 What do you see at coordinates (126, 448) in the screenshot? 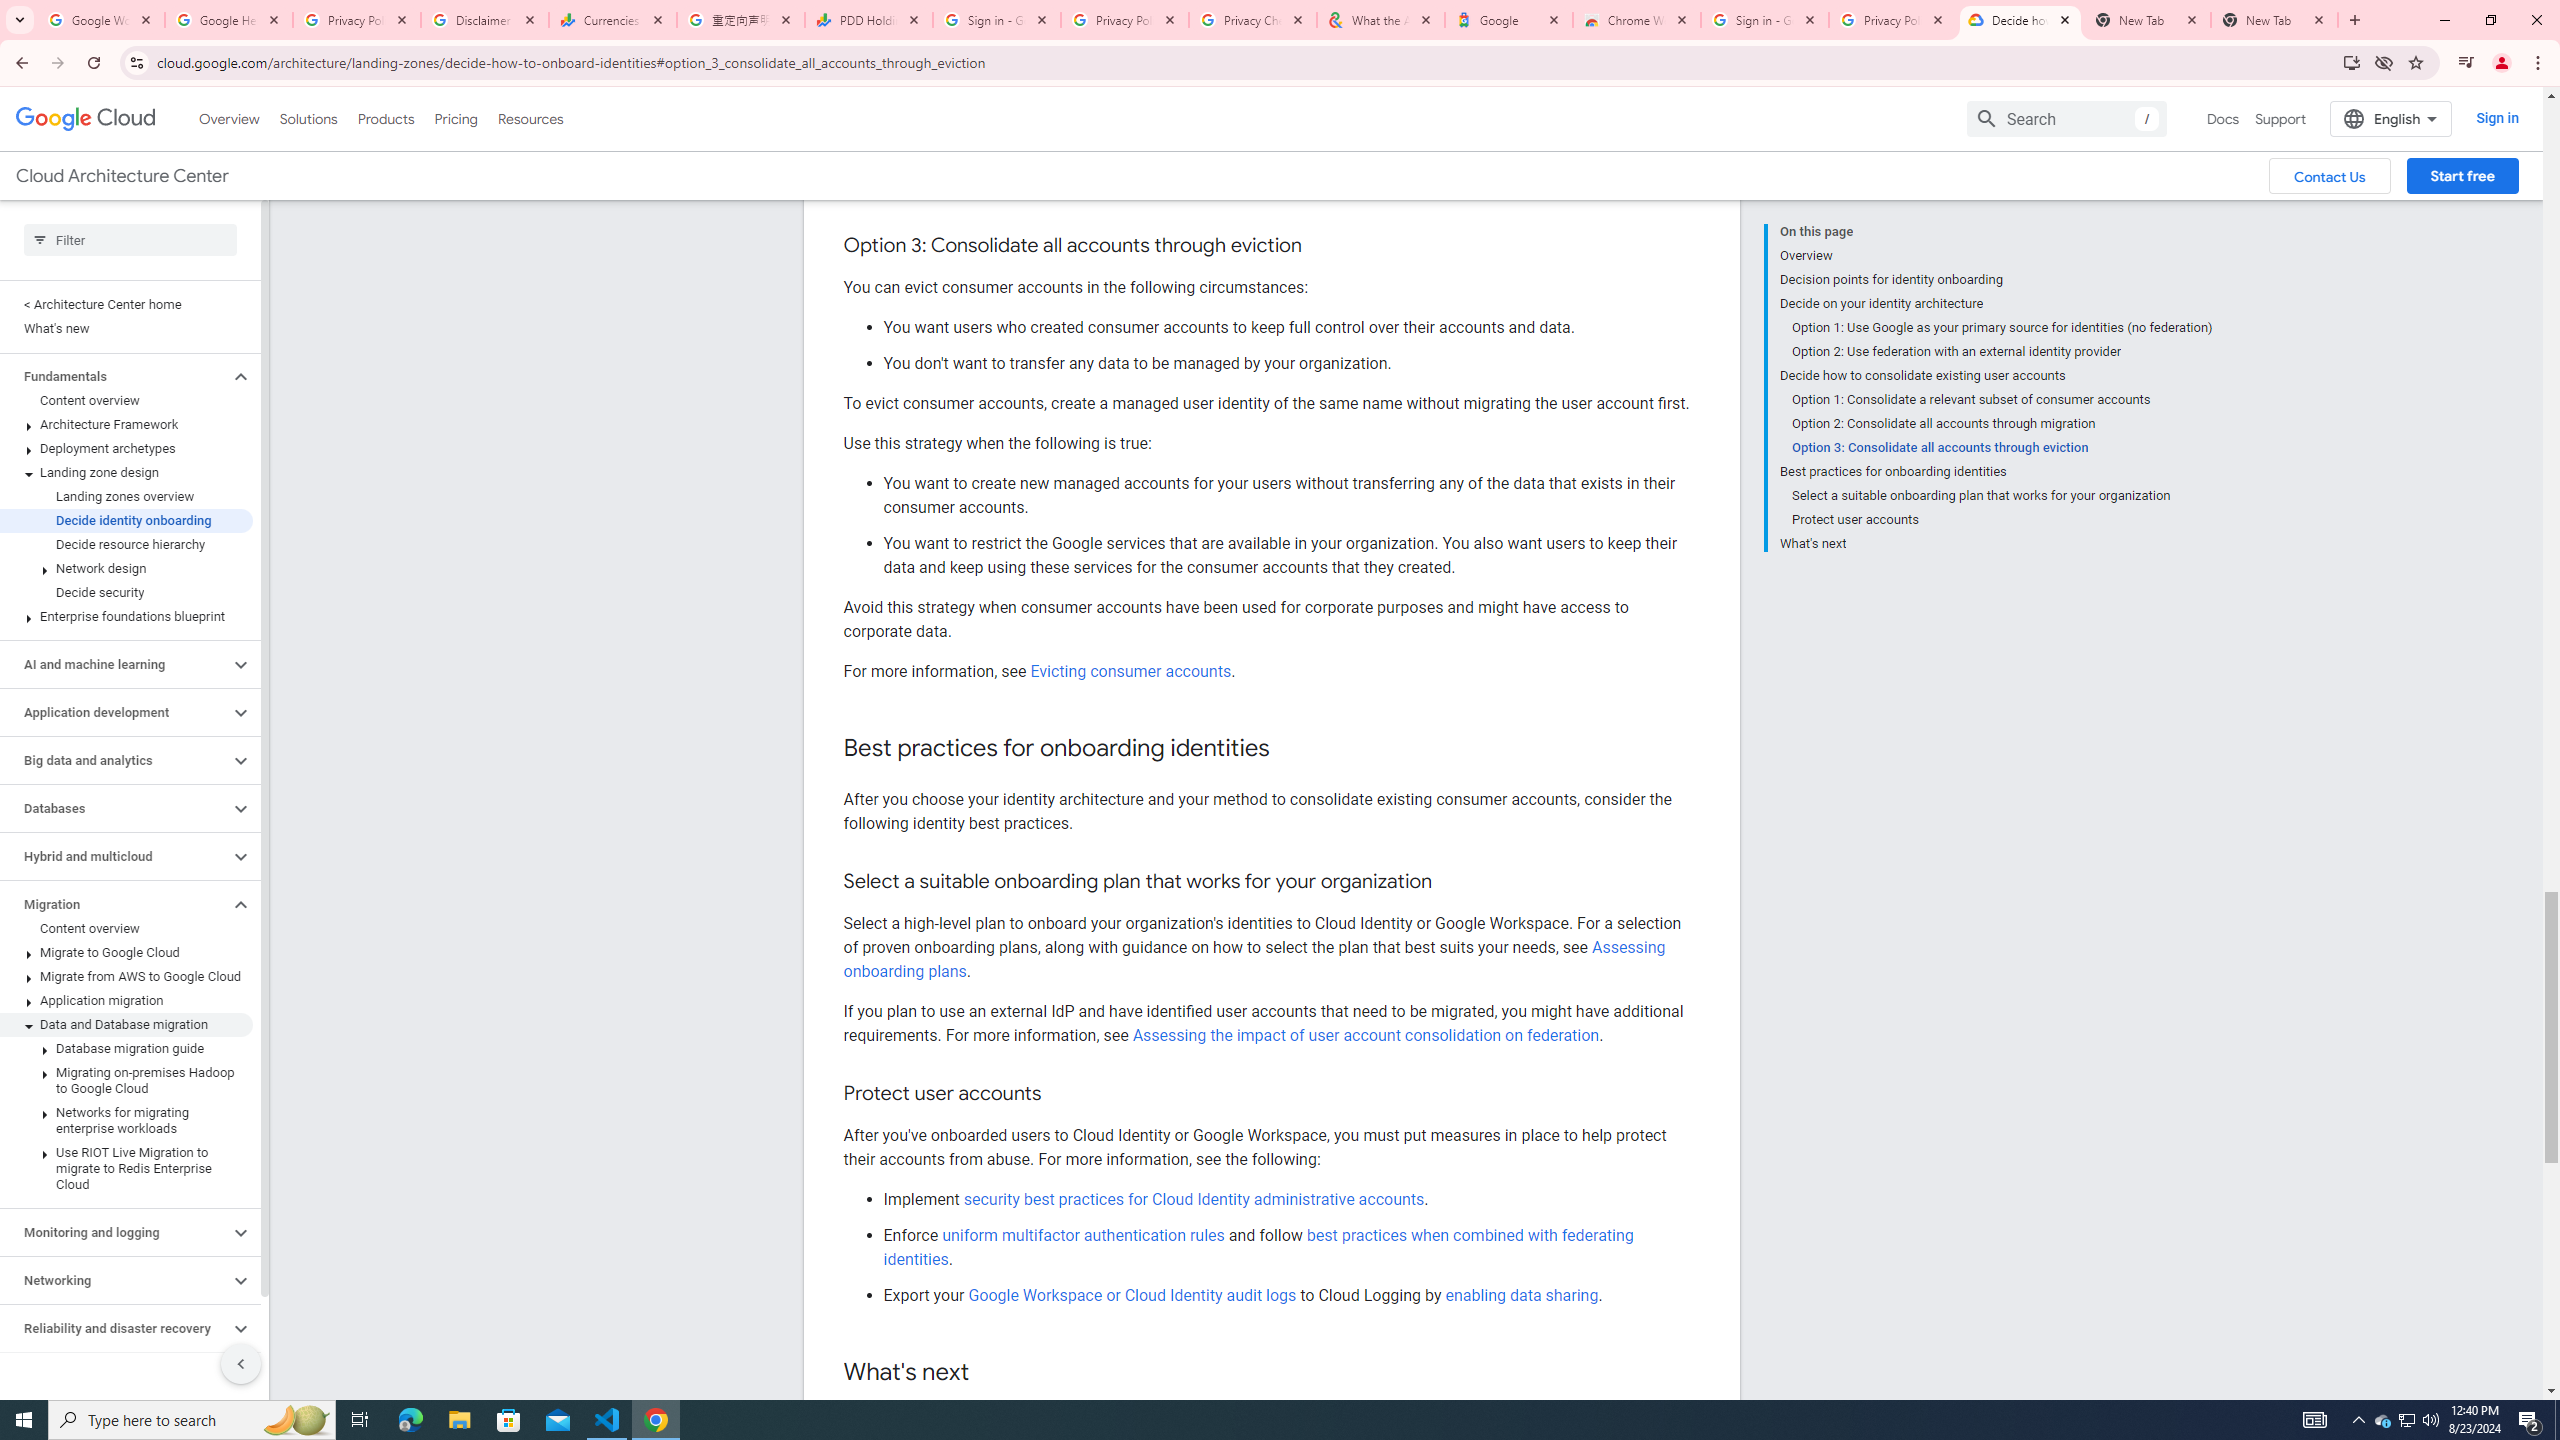
I see `'Deployment archetypes'` at bounding box center [126, 448].